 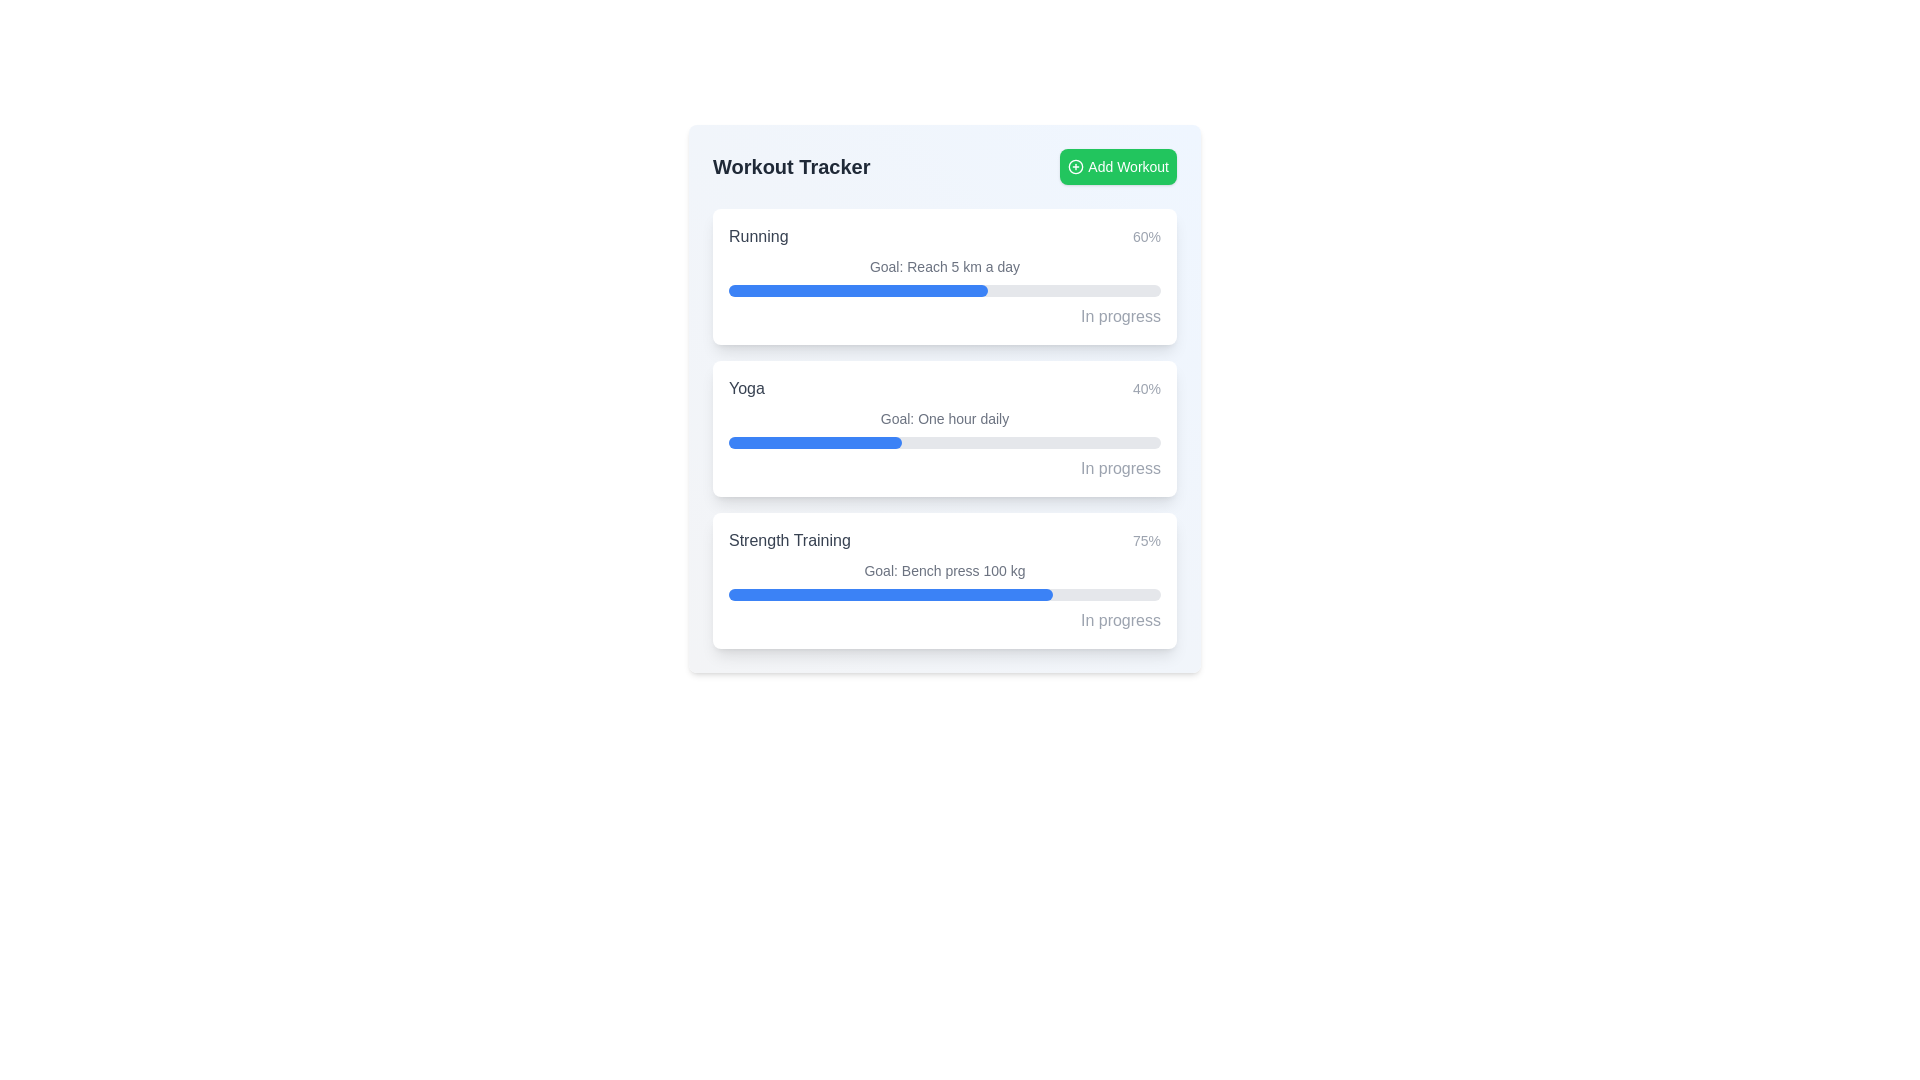 What do you see at coordinates (944, 427) in the screenshot?
I see `progress information from the Progress card that shows the goal 'Yoga: One hour daily' with a current progress of 40% and status 'In progress'` at bounding box center [944, 427].